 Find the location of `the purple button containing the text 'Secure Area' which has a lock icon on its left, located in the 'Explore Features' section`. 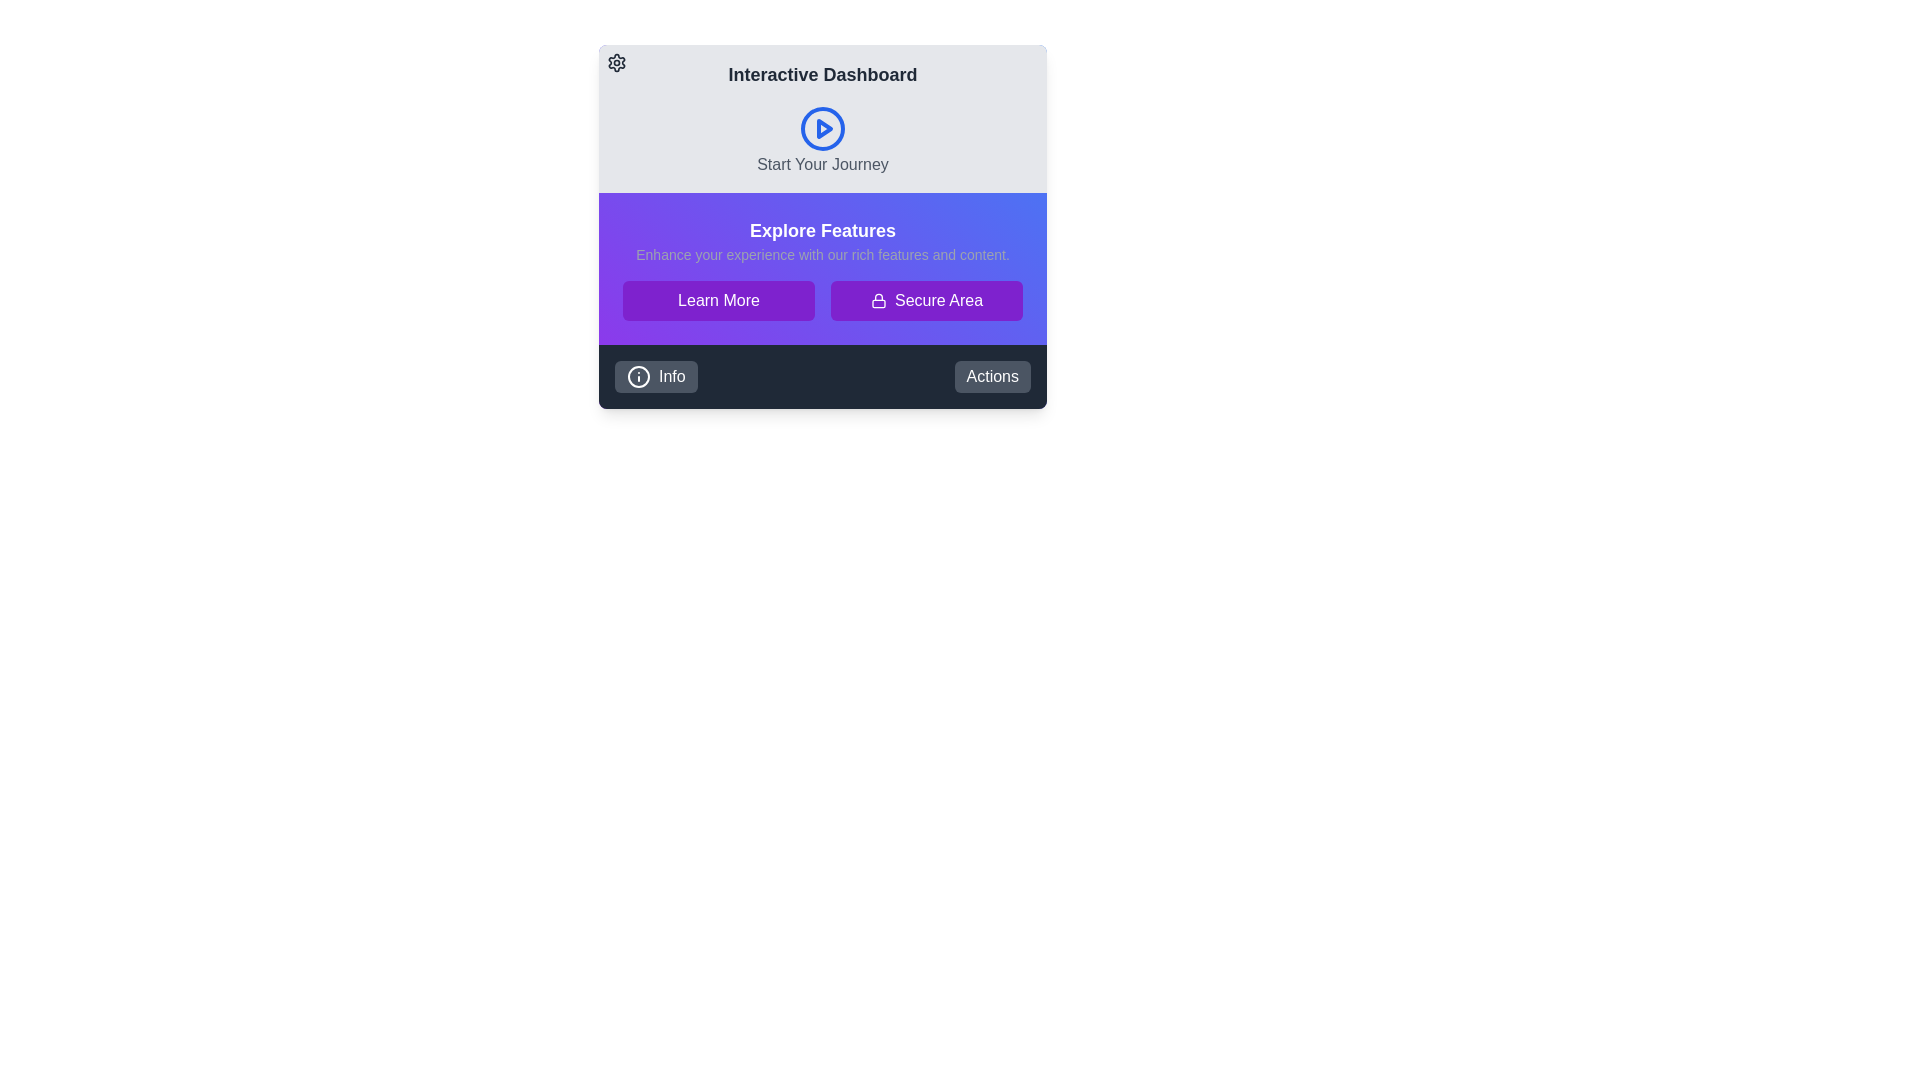

the purple button containing the text 'Secure Area' which has a lock icon on its left, located in the 'Explore Features' section is located at coordinates (938, 300).